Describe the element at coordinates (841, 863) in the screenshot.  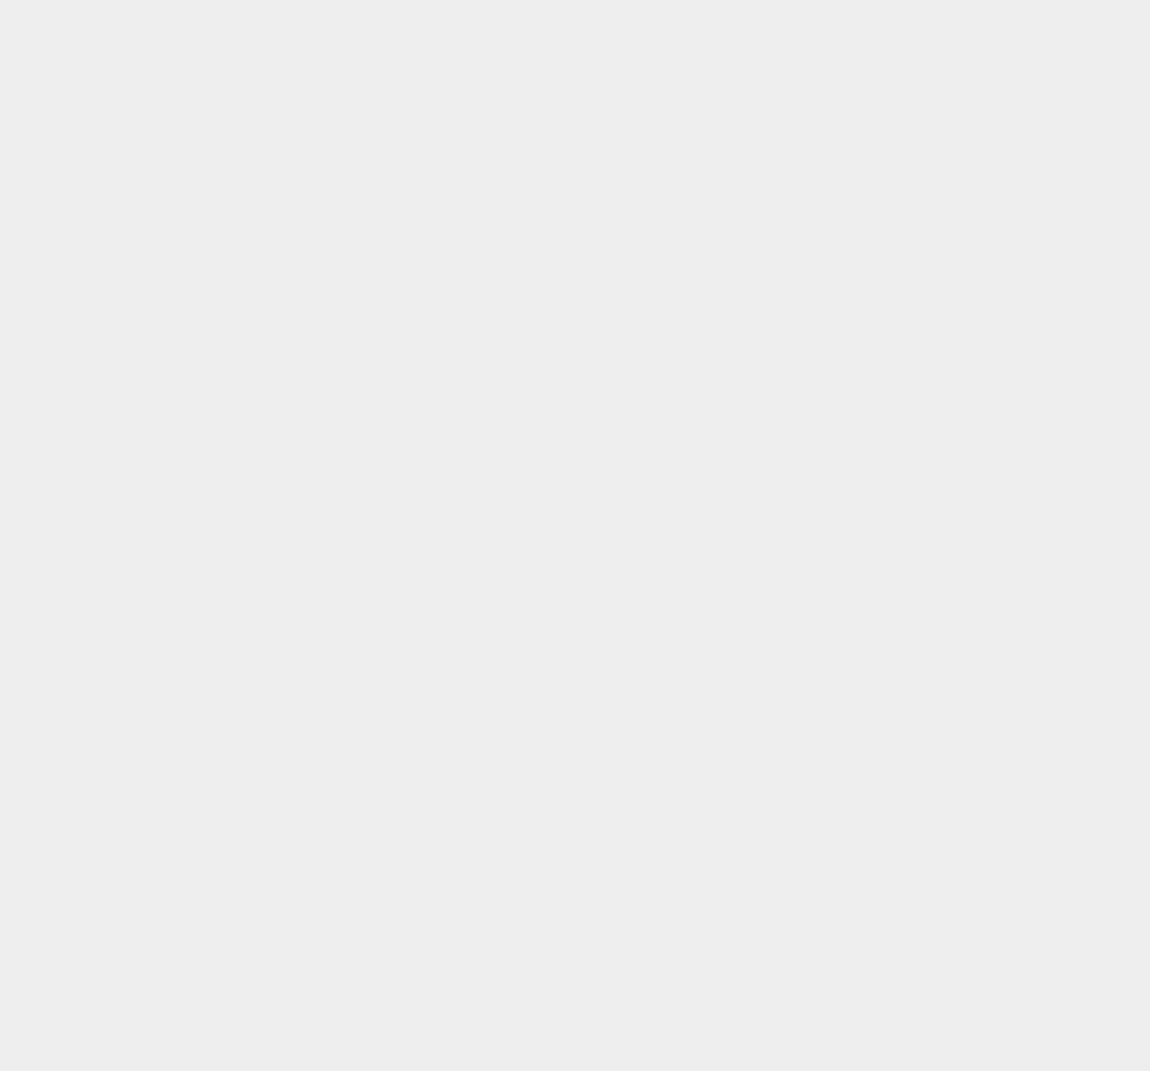
I see `'KingRoot'` at that location.